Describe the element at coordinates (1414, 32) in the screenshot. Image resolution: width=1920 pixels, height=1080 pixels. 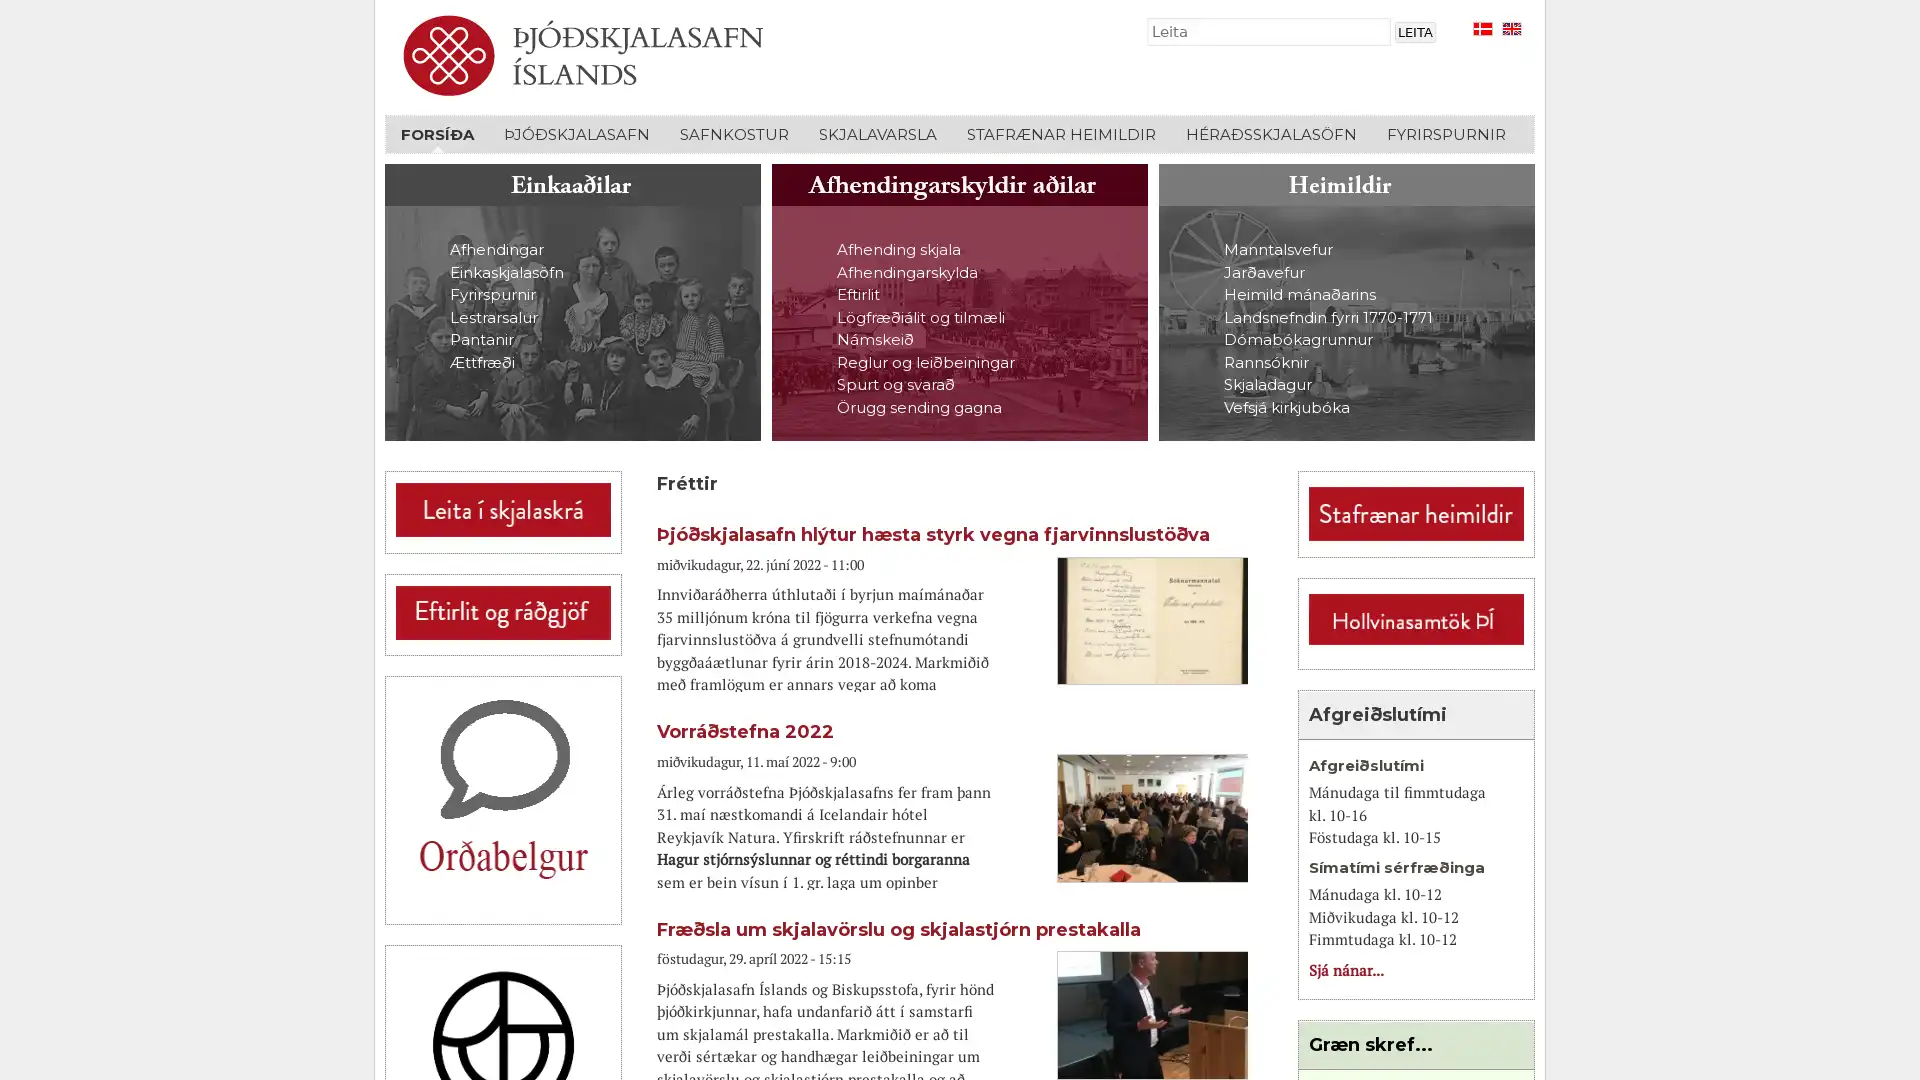
I see `Leita` at that location.